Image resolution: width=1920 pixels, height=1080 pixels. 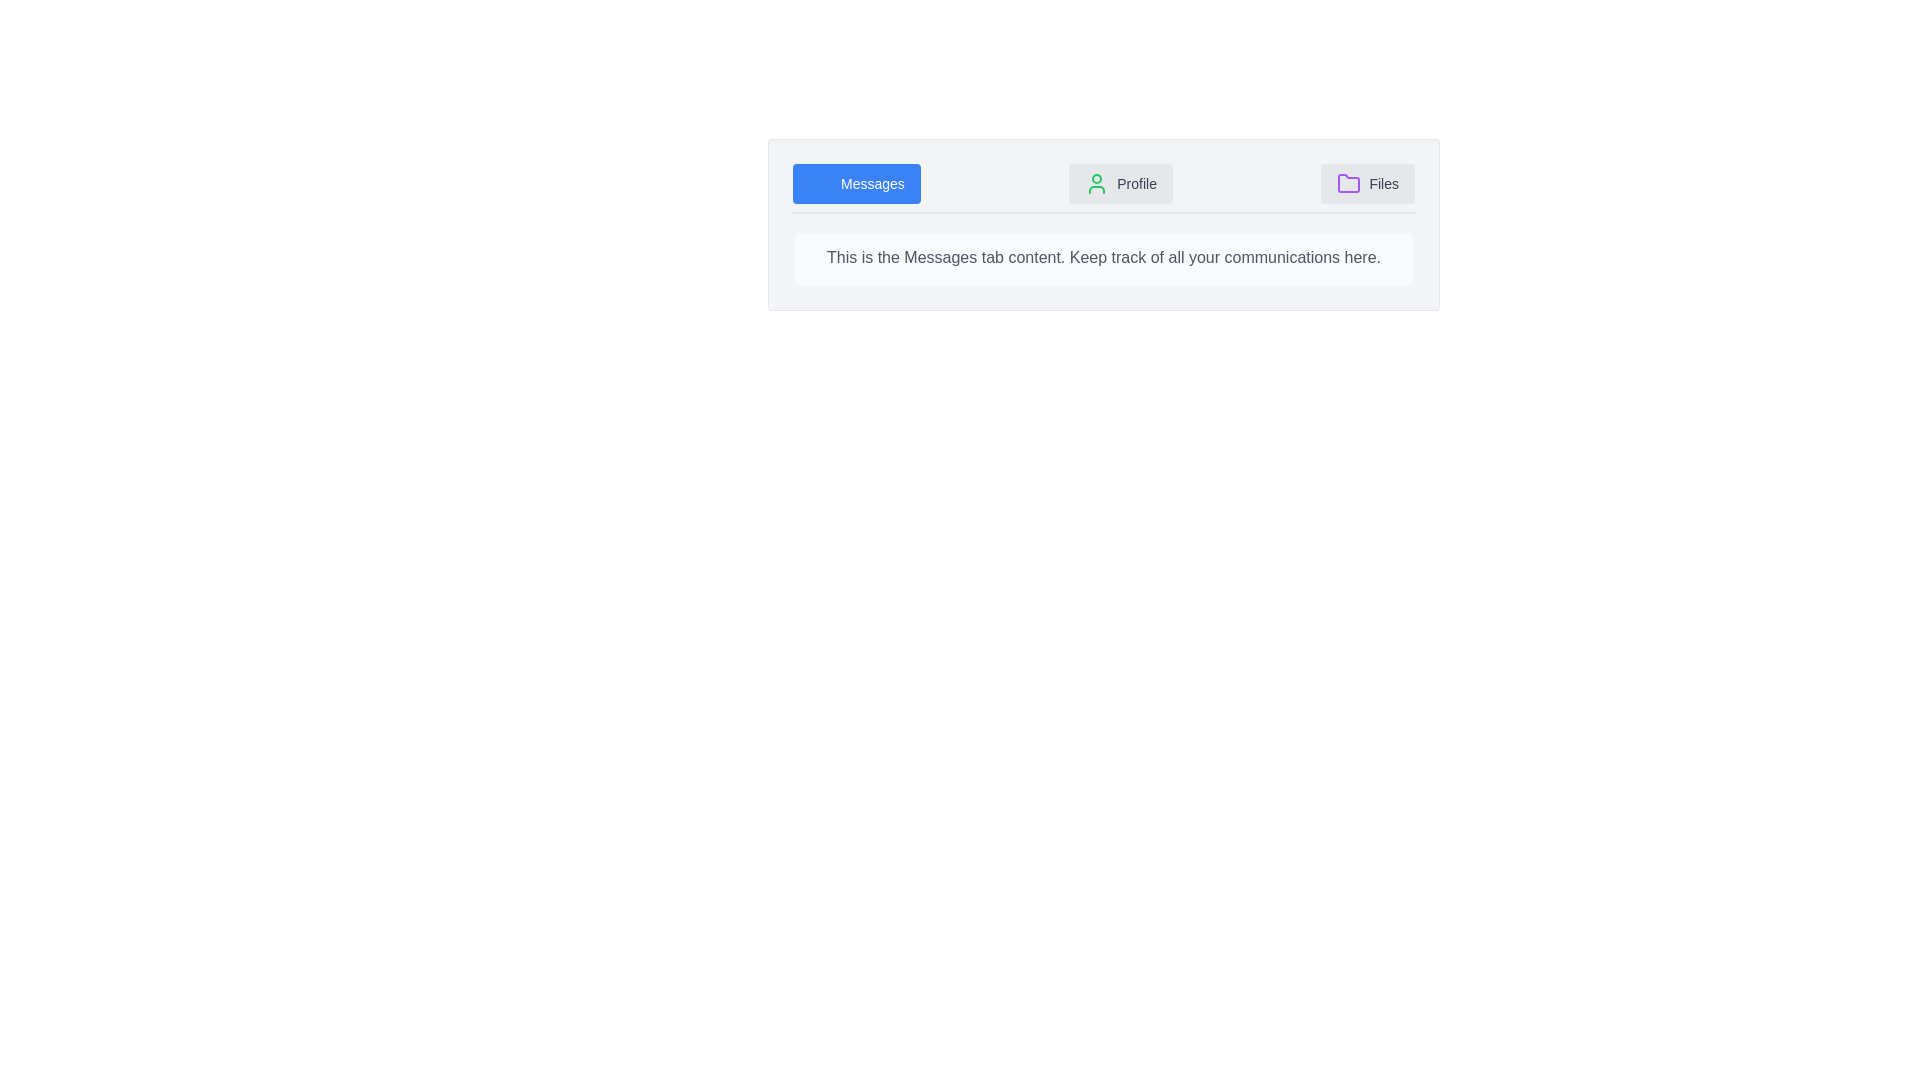 I want to click on the Files tab, so click(x=1367, y=184).